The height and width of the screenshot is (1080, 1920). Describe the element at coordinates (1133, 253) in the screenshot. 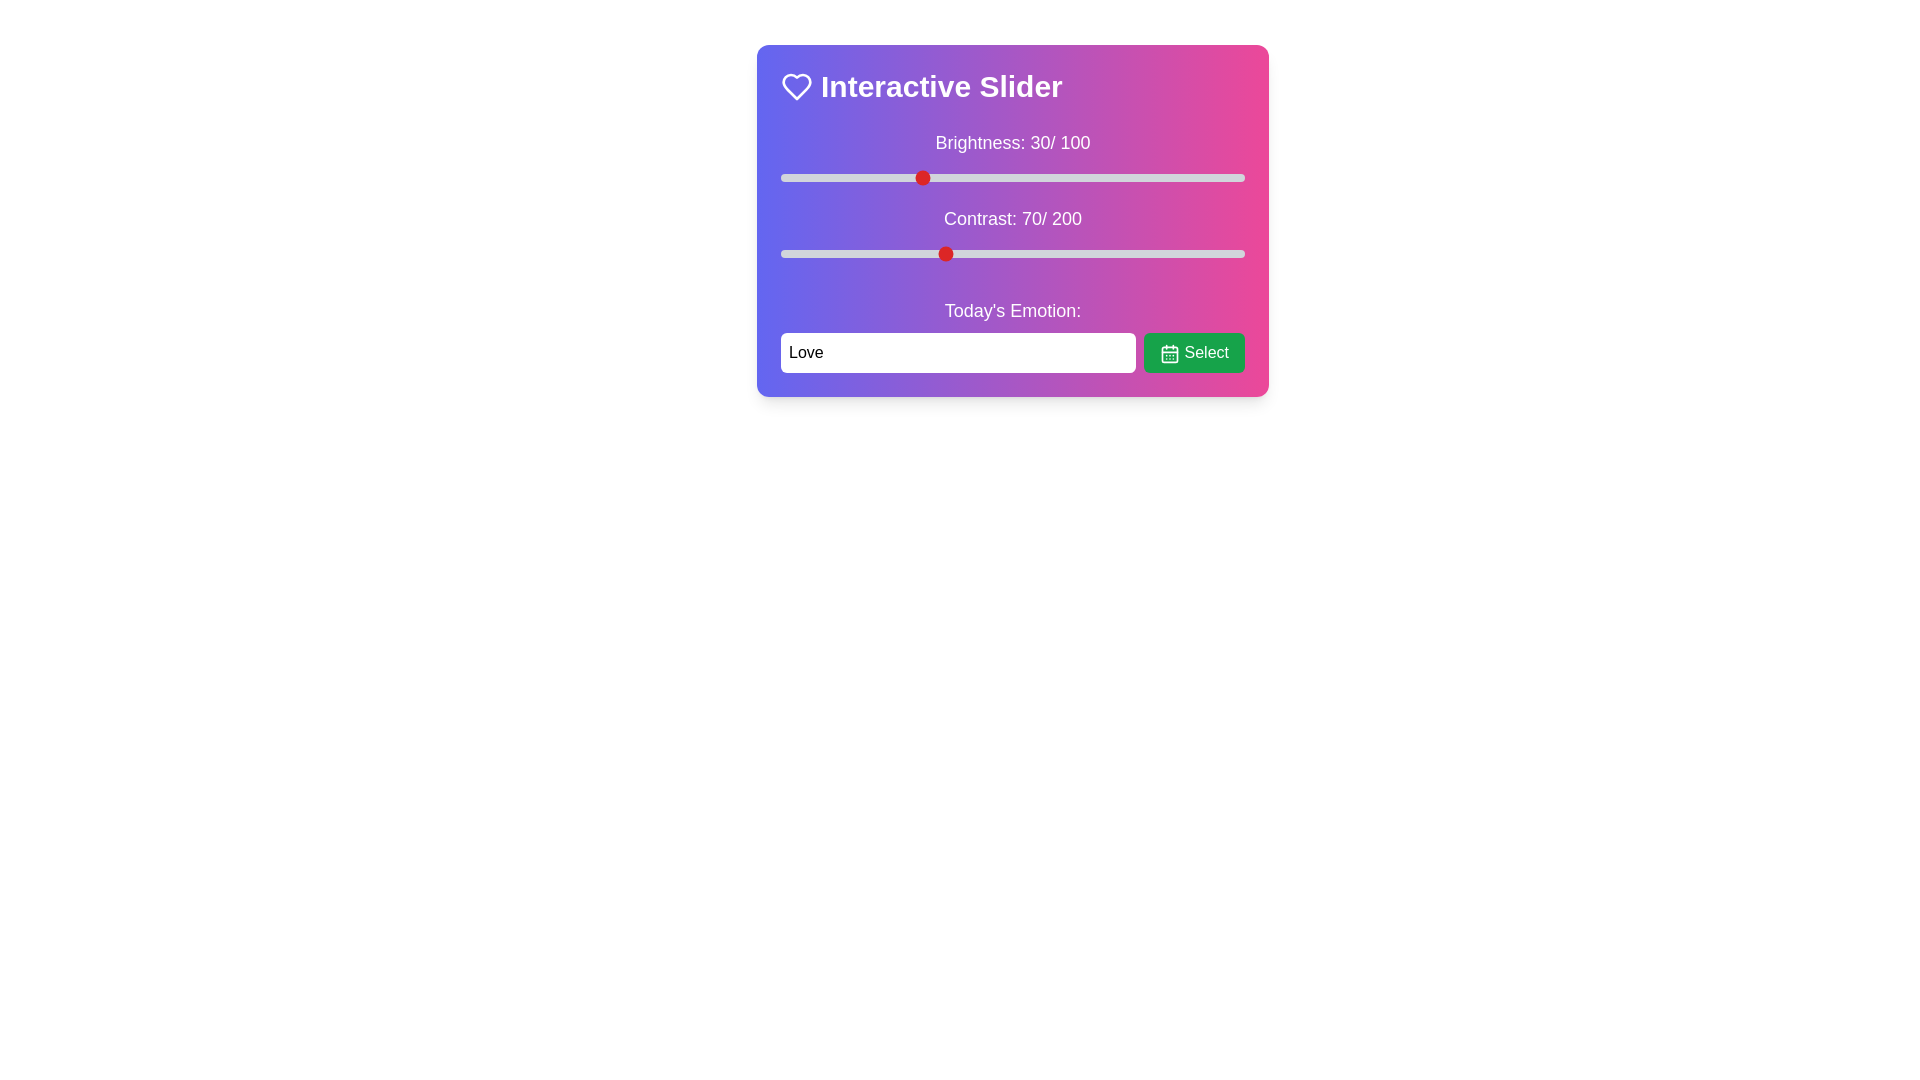

I see `the contrast slider to 152` at that location.